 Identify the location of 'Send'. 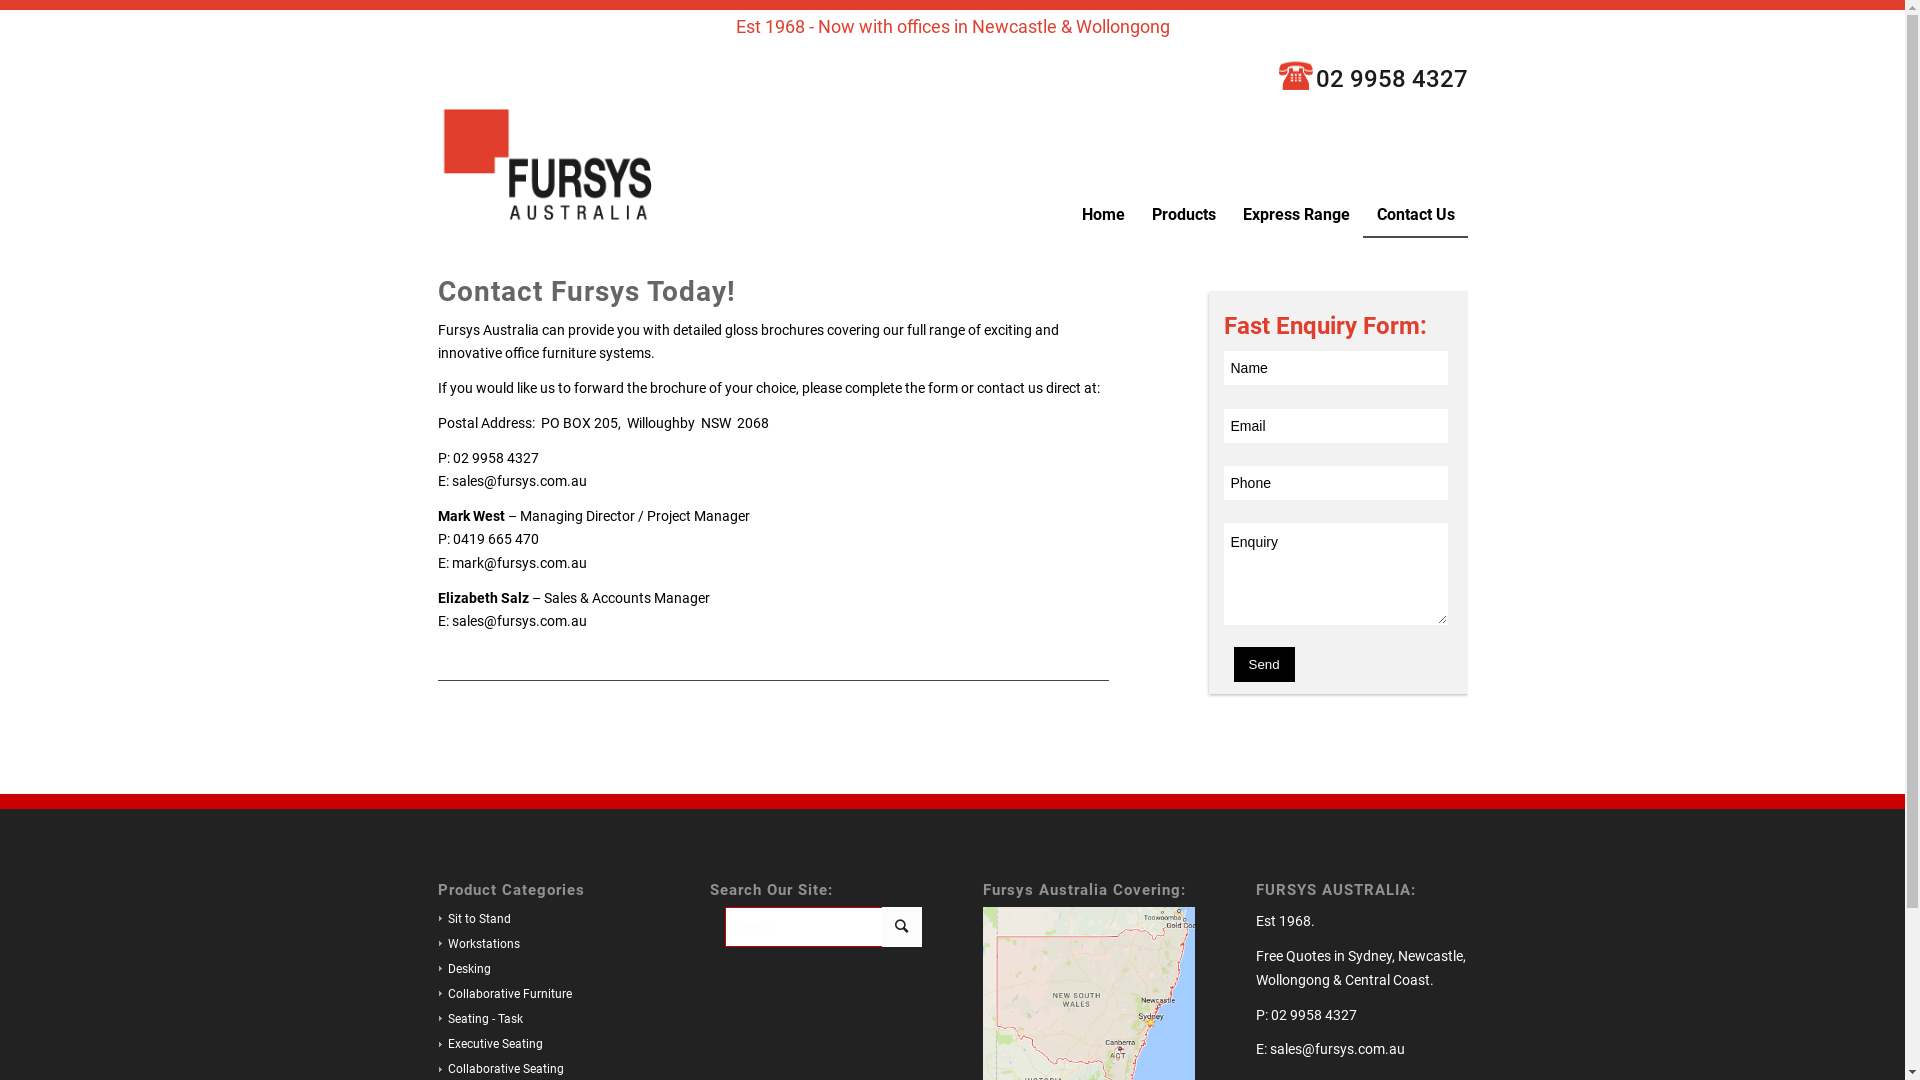
(1263, 664).